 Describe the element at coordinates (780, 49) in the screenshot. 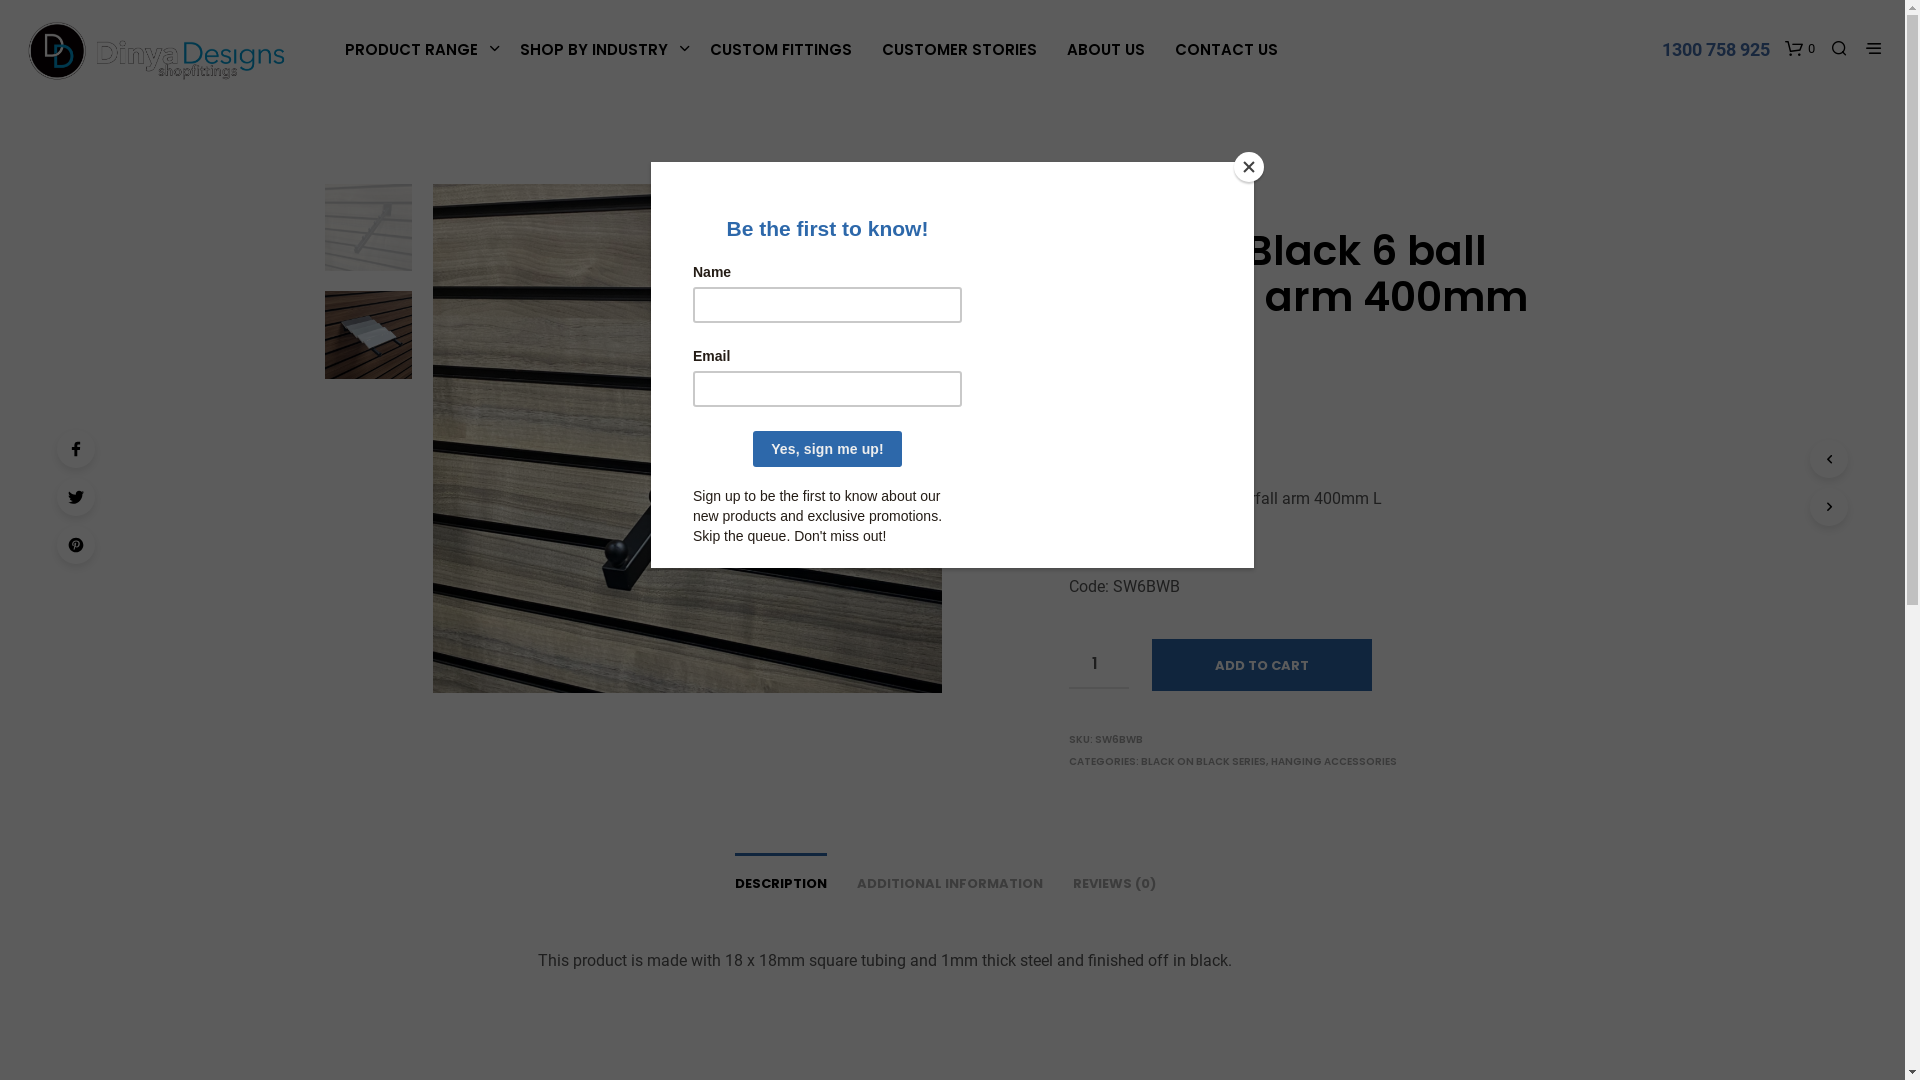

I see `'CUSTOM FITTINGS'` at that location.